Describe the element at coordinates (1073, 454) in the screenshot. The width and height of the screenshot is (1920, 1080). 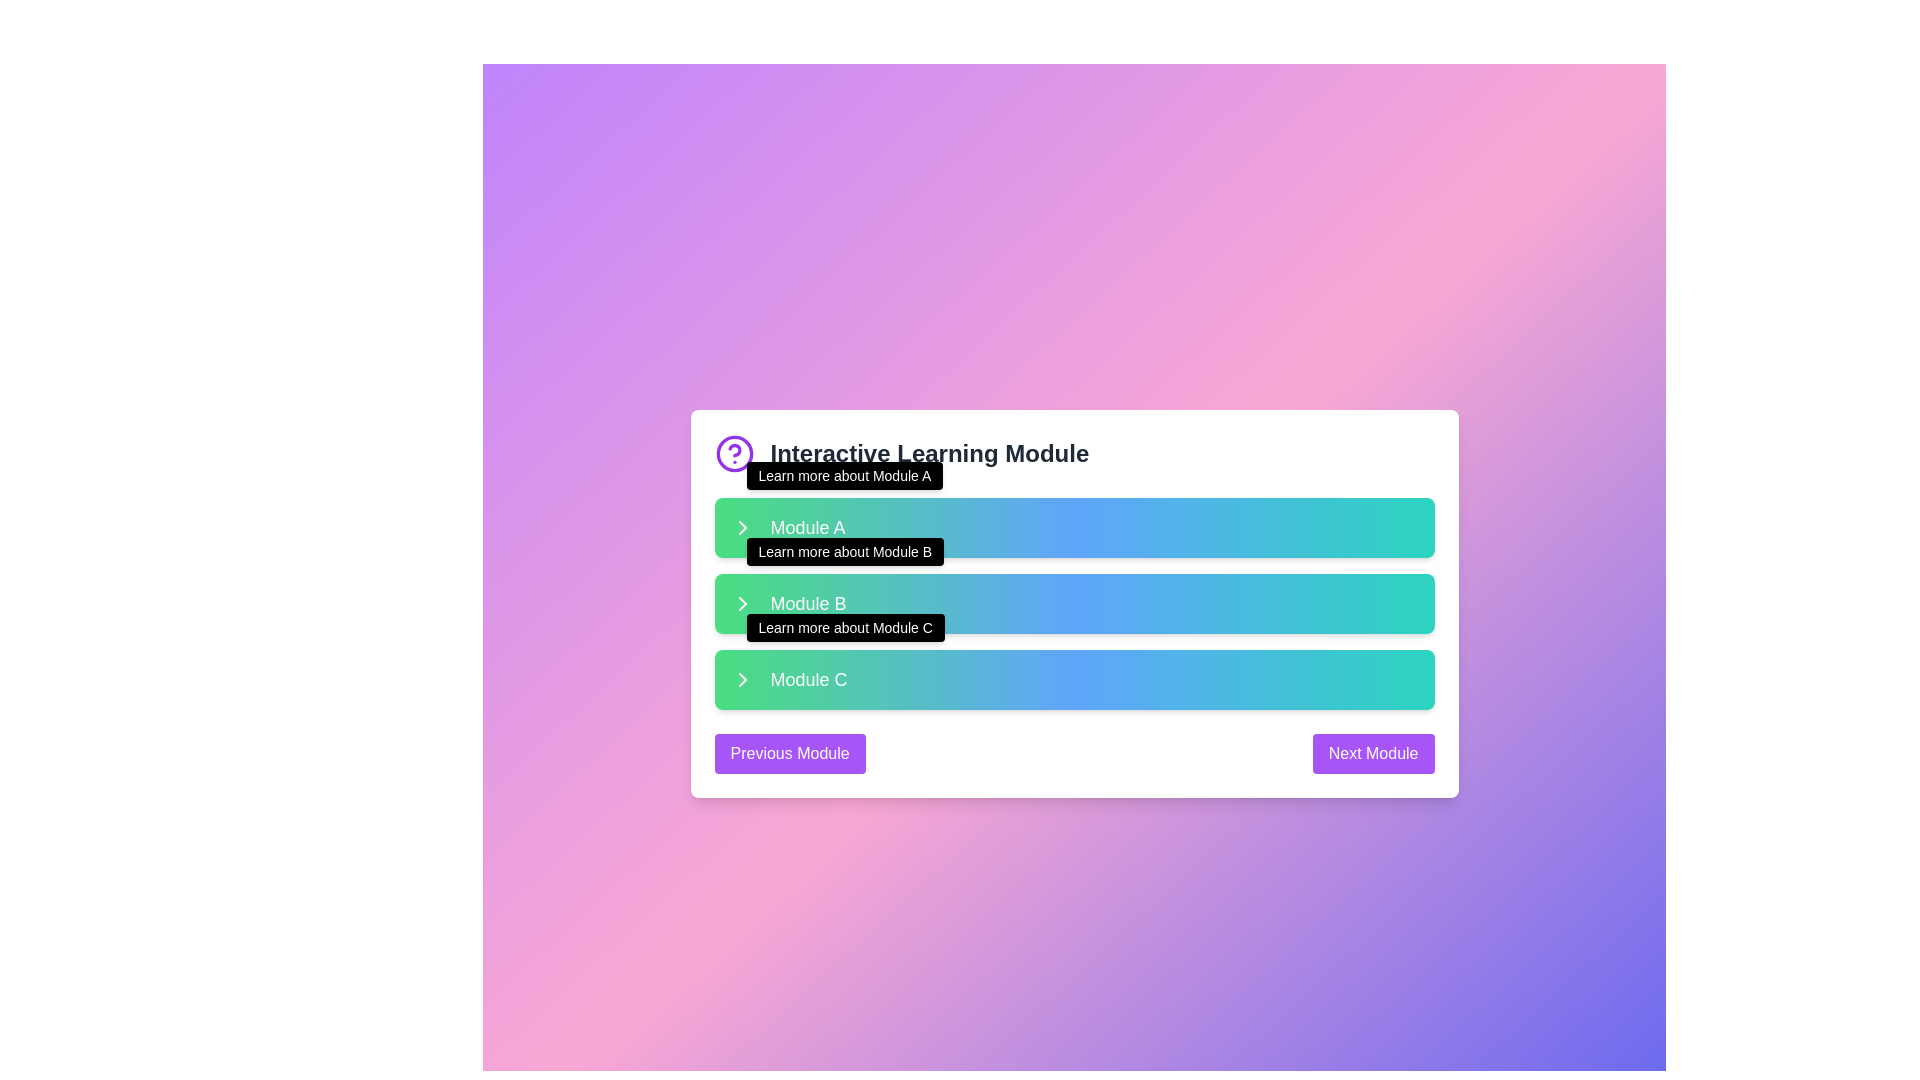
I see `the Header text element at the top of the section` at that location.